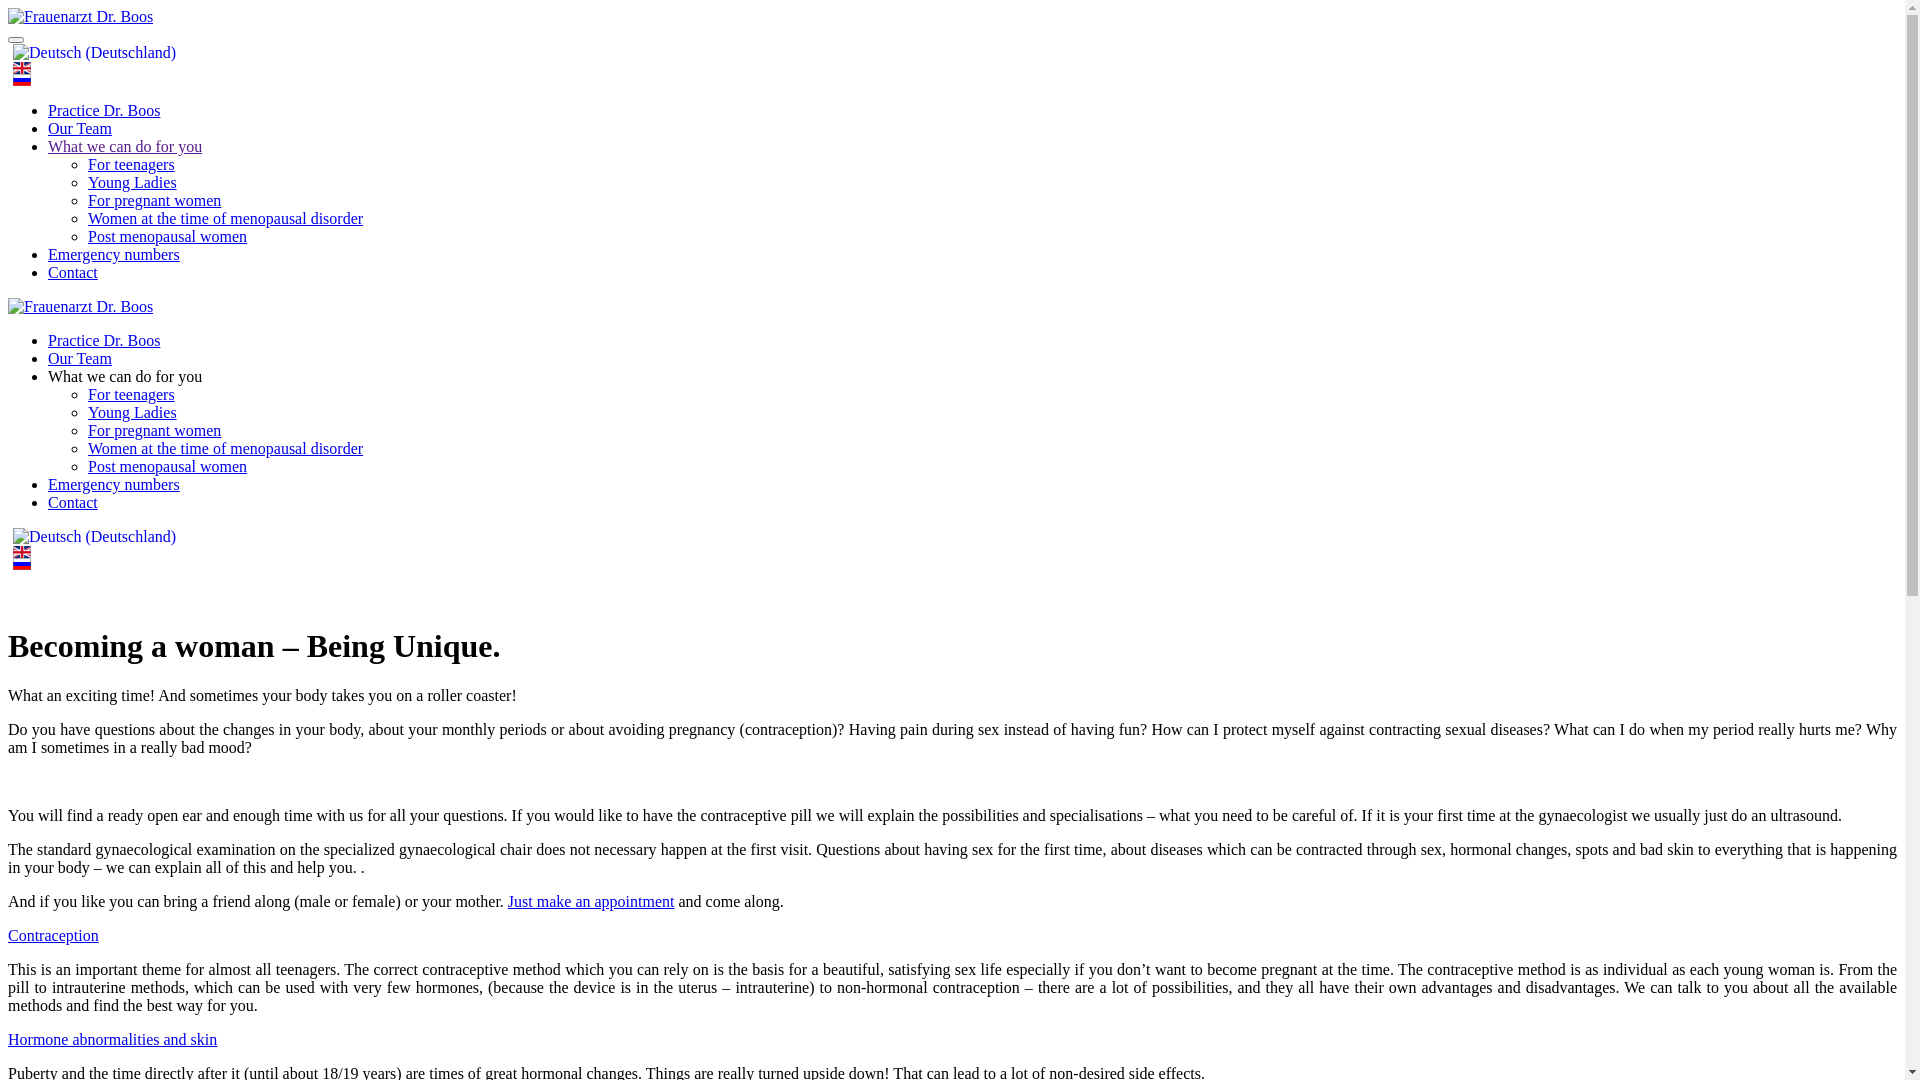  What do you see at coordinates (590, 901) in the screenshot?
I see `'Just make an appointment'` at bounding box center [590, 901].